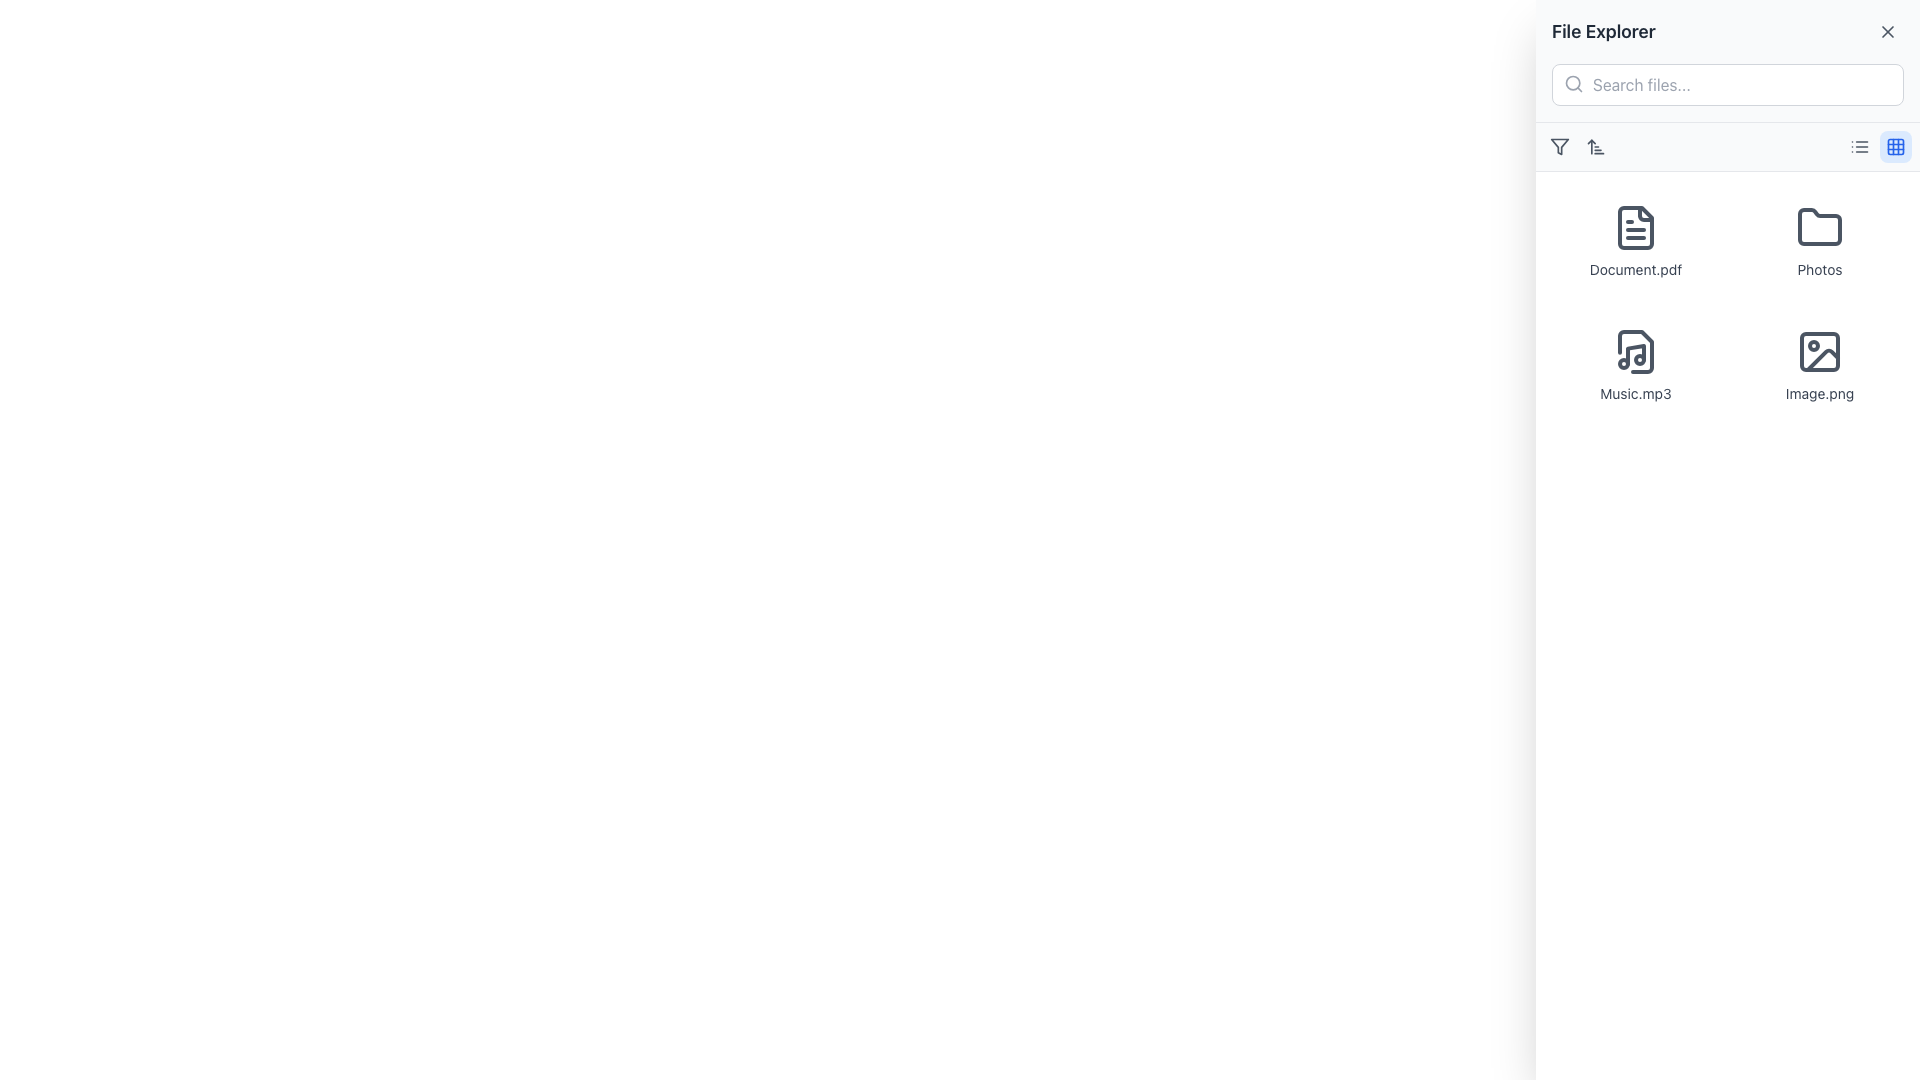 This screenshot has height=1080, width=1920. Describe the element at coordinates (1572, 82) in the screenshot. I see `the SVG Circle element that is part of the search icon, located to the left of the text input field at the top of the interface` at that location.